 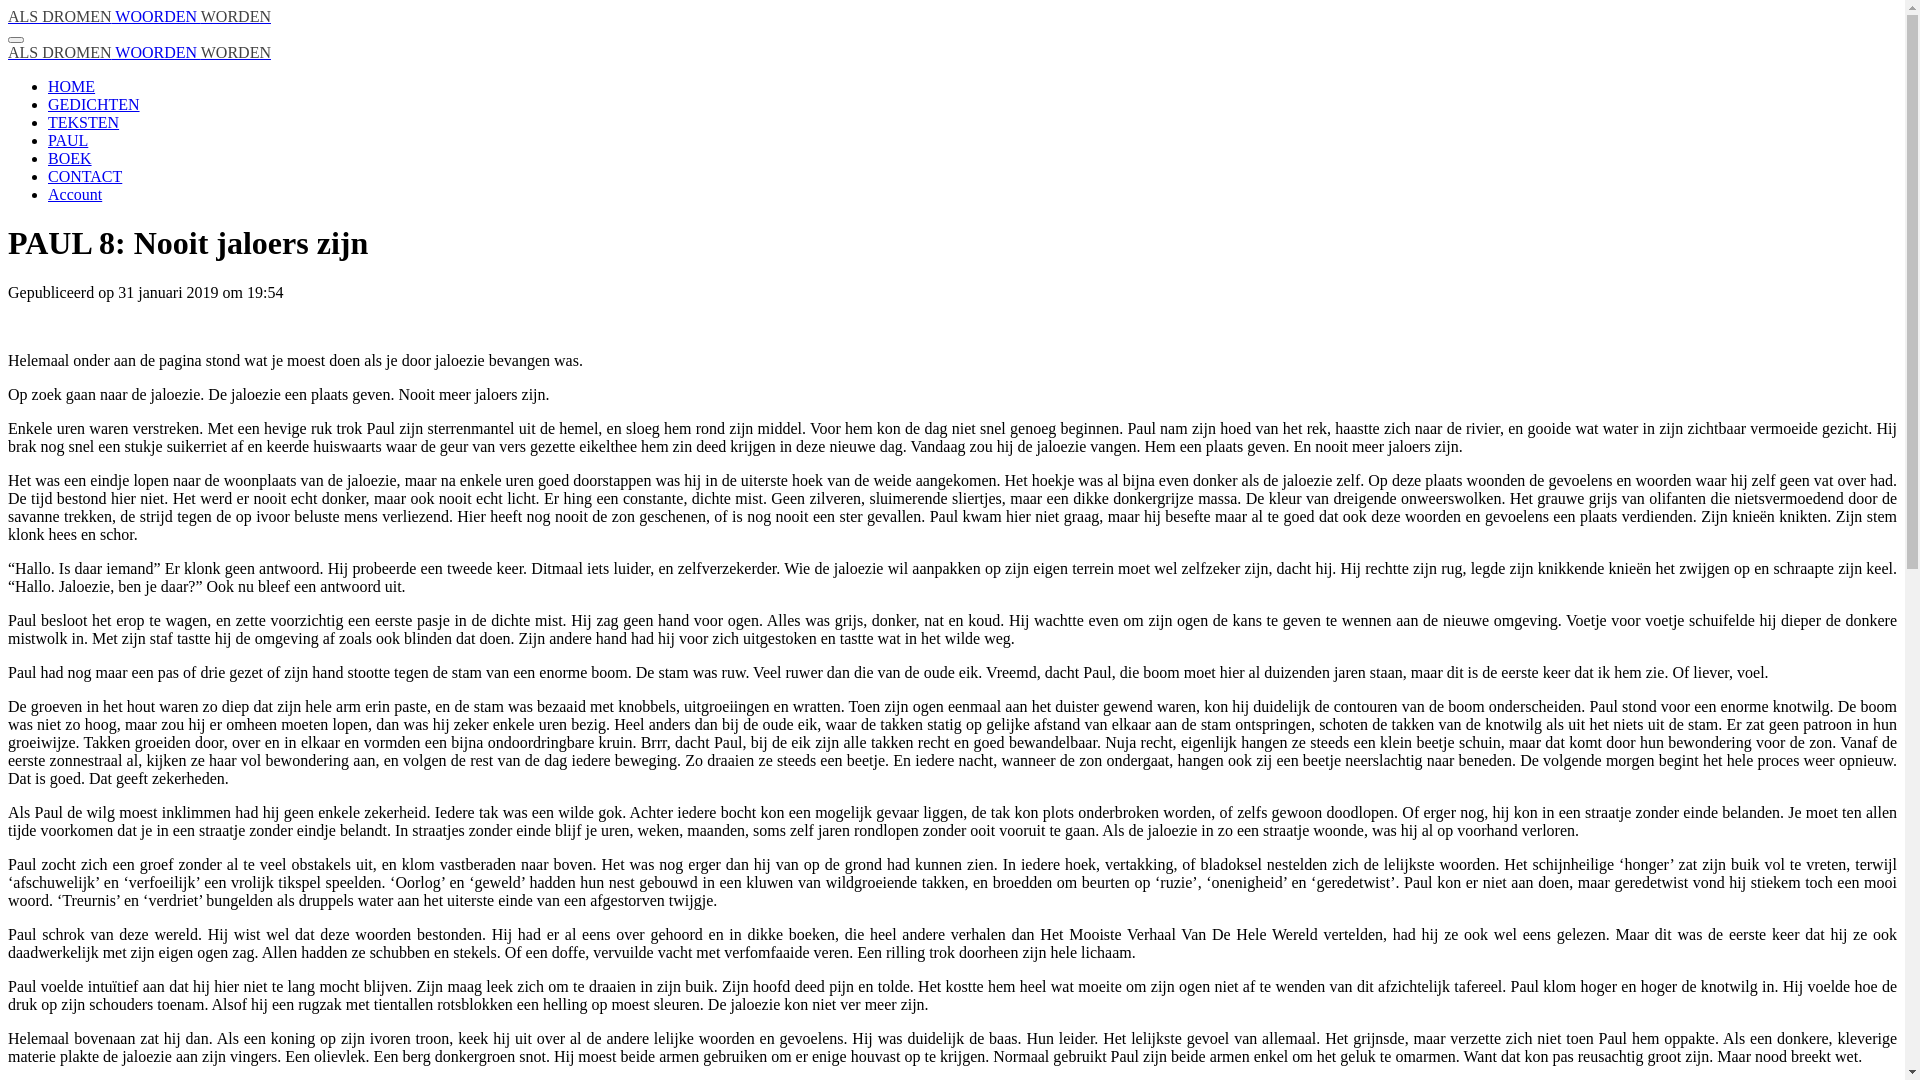 What do you see at coordinates (82, 122) in the screenshot?
I see `'TEKSTEN'` at bounding box center [82, 122].